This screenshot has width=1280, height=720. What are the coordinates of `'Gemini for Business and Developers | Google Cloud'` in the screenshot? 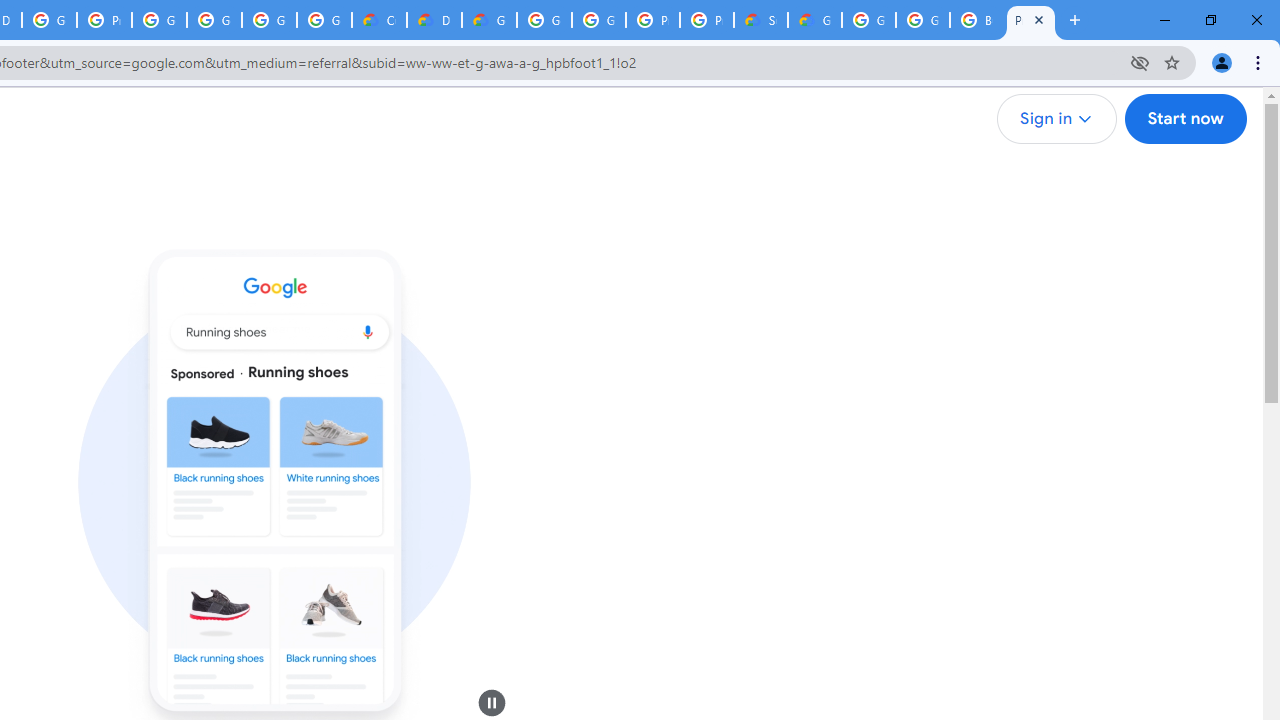 It's located at (489, 20).